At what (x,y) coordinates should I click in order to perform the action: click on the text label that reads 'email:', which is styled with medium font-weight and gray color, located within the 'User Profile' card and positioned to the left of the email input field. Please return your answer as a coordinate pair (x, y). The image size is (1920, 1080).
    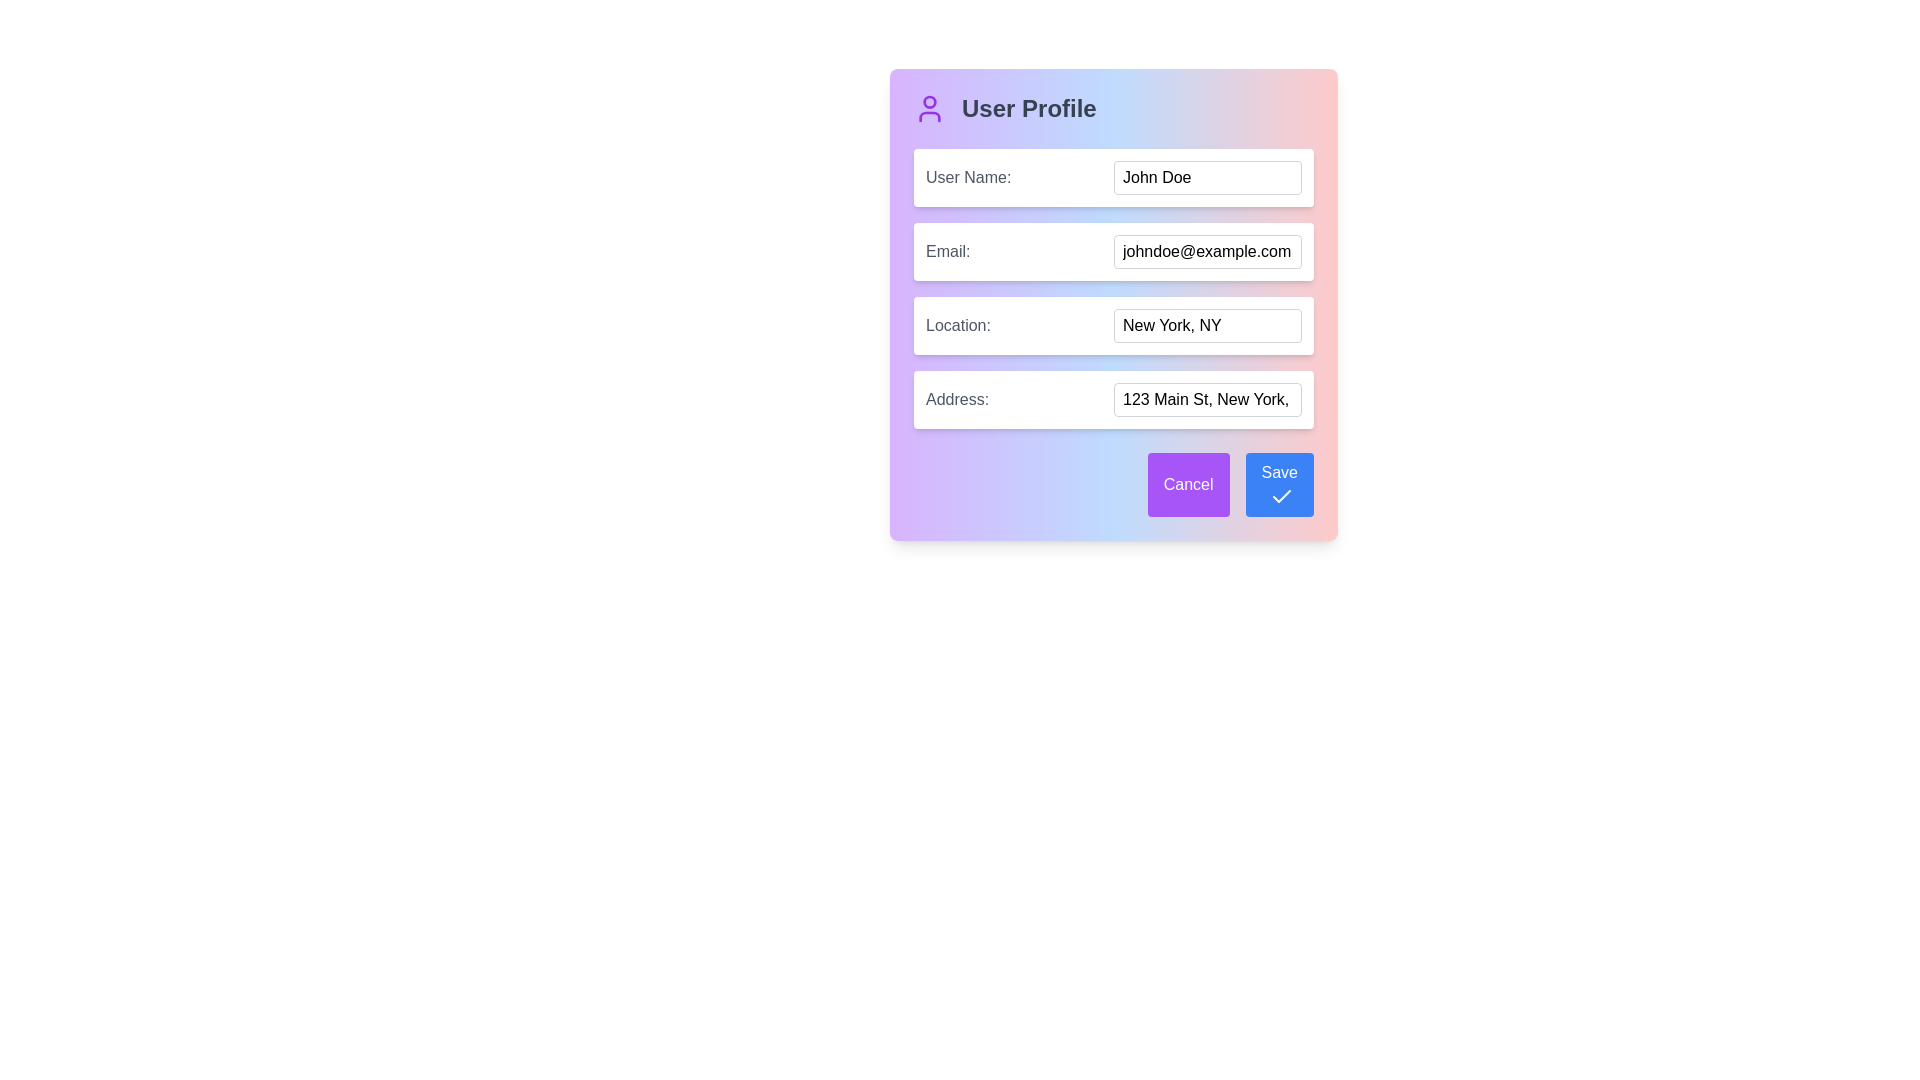
    Looking at the image, I should click on (947, 250).